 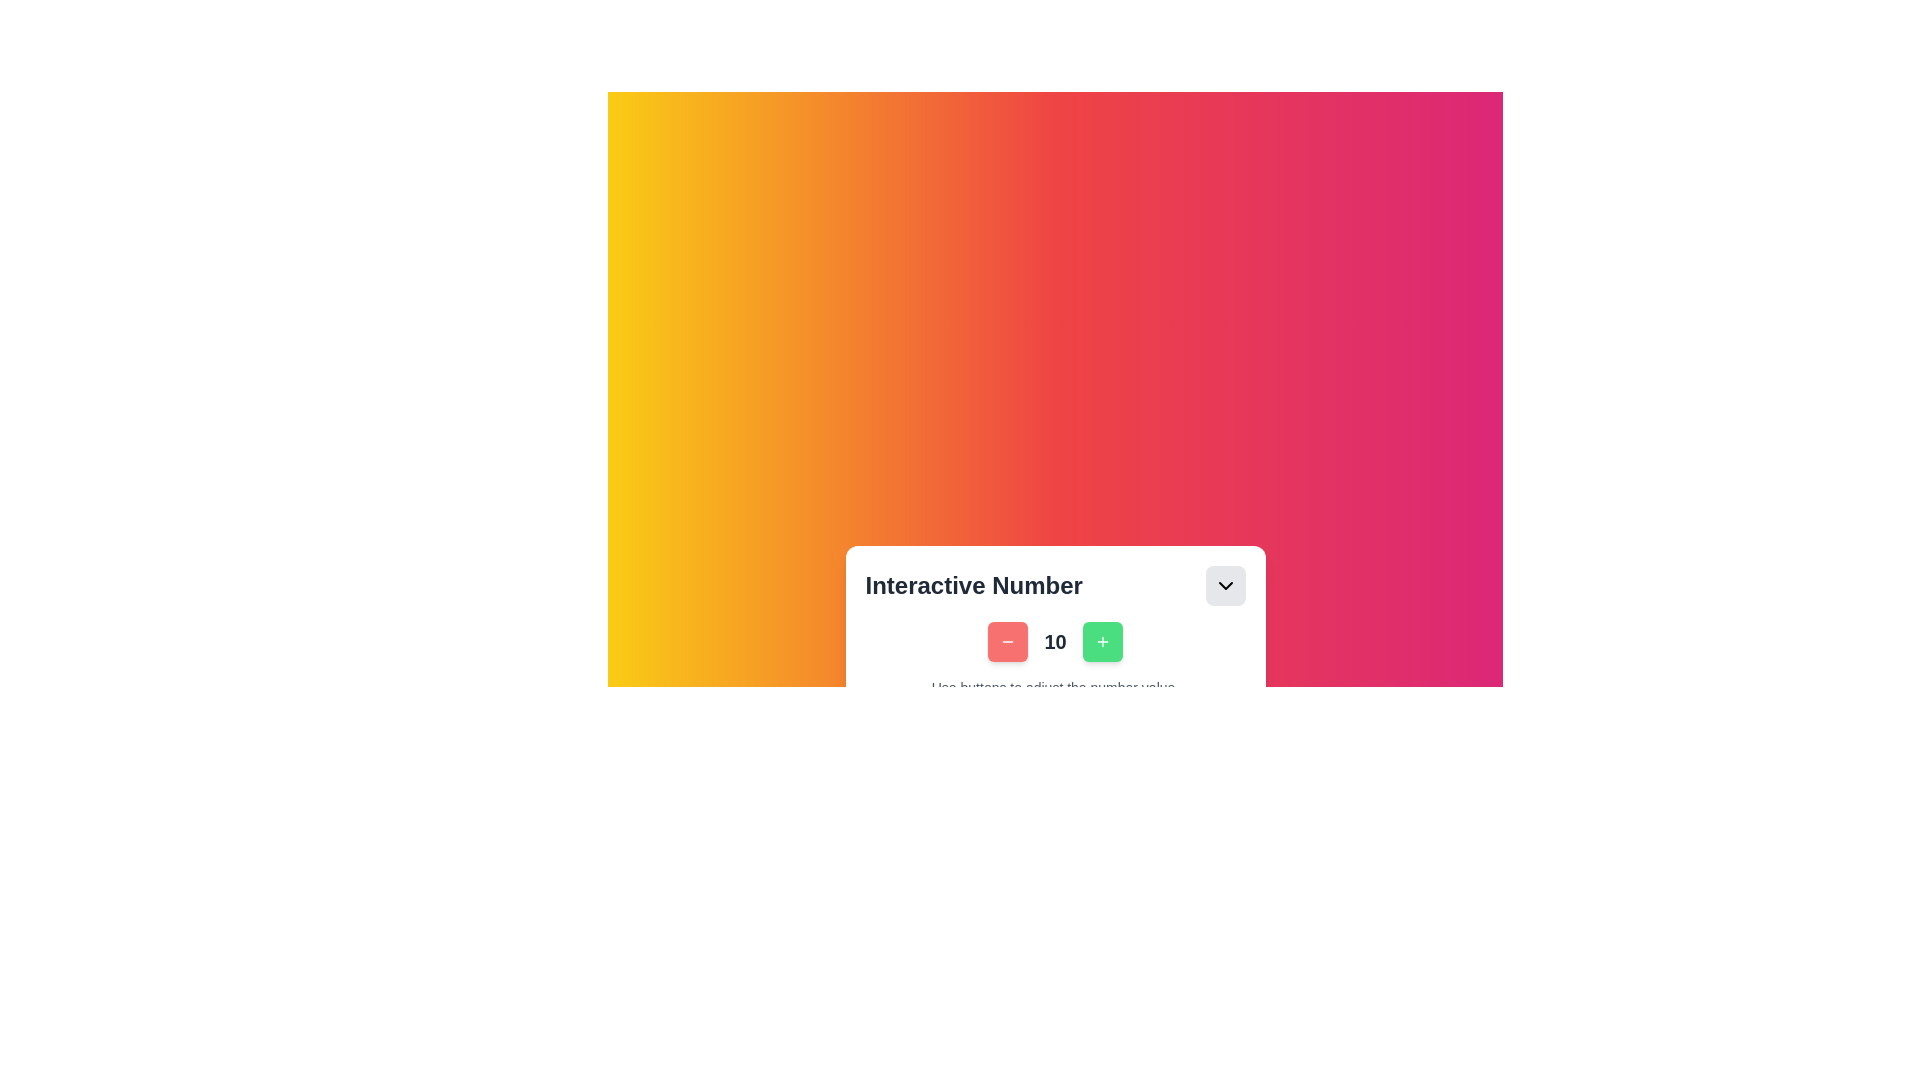 What do you see at coordinates (1224, 585) in the screenshot?
I see `the Interactive button with a chevron icon to change its background color from light gray to darker gray` at bounding box center [1224, 585].